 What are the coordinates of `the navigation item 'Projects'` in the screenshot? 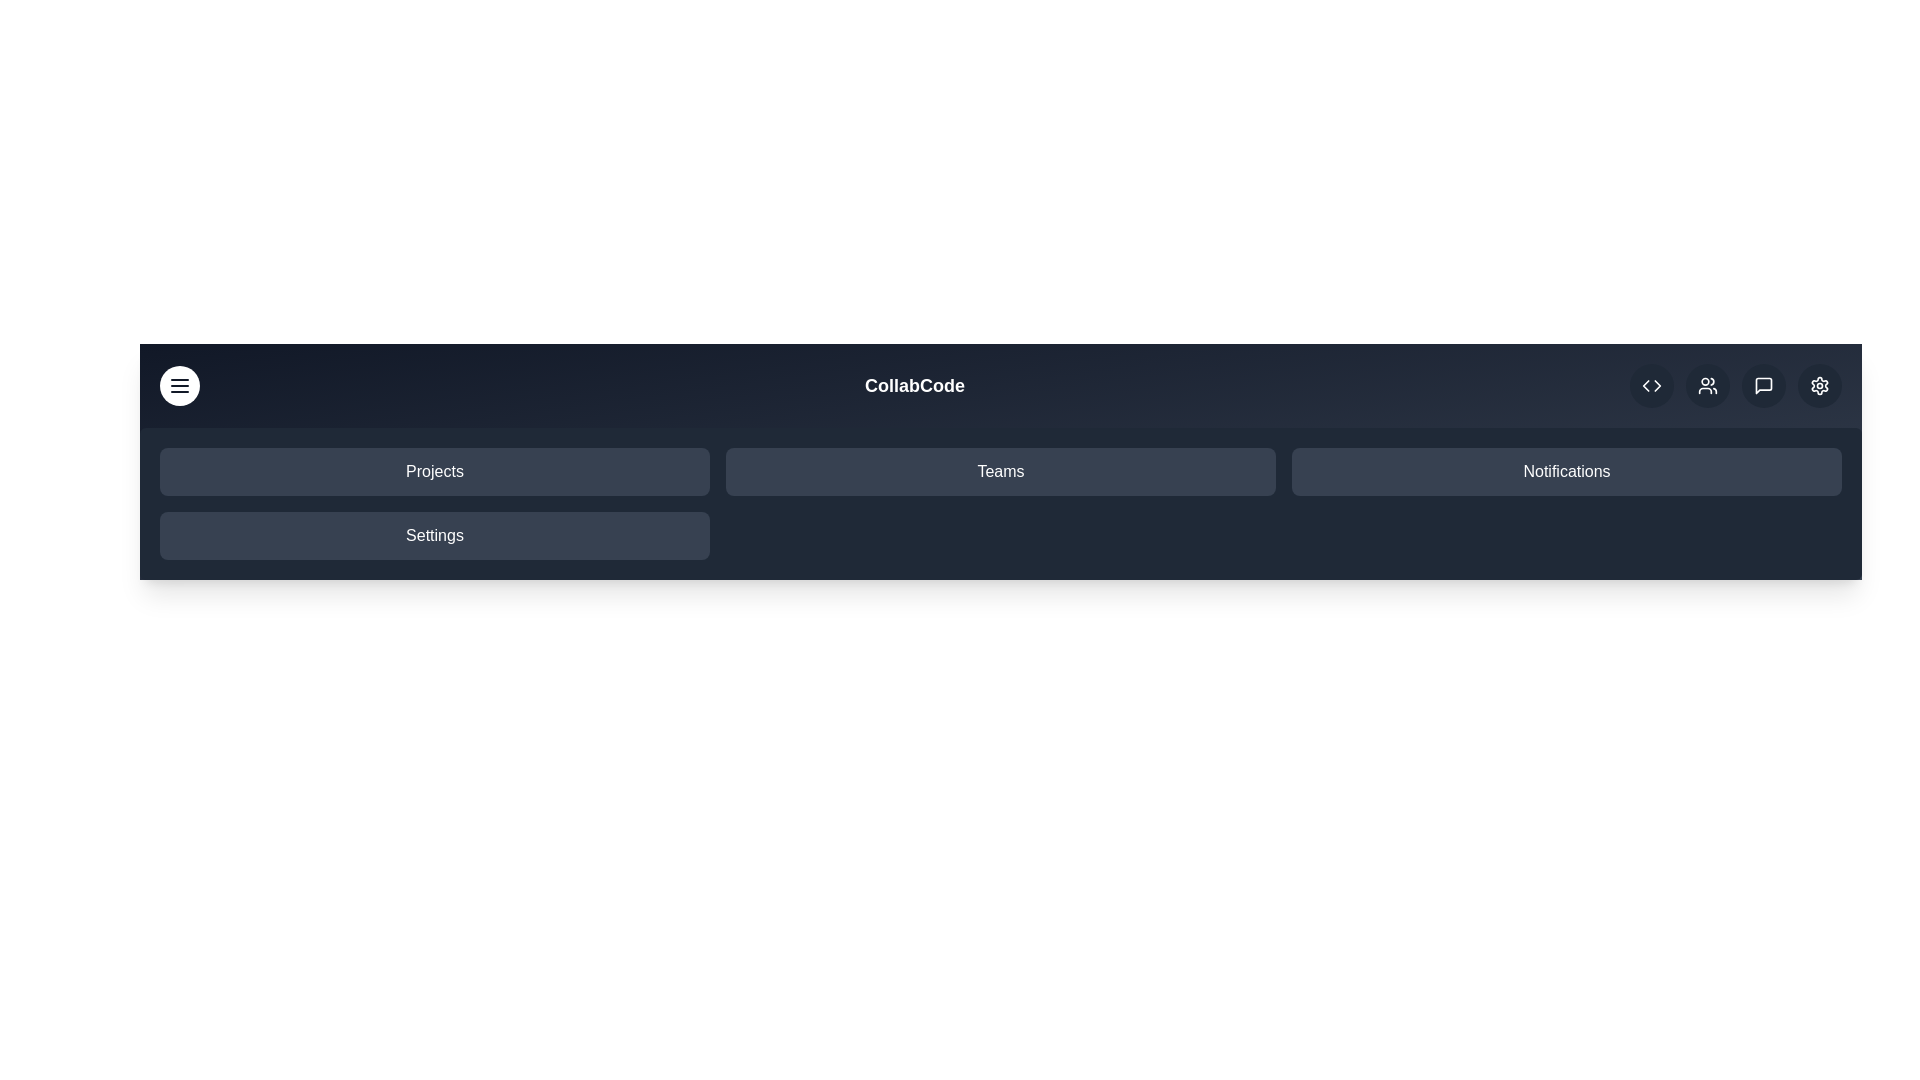 It's located at (434, 471).